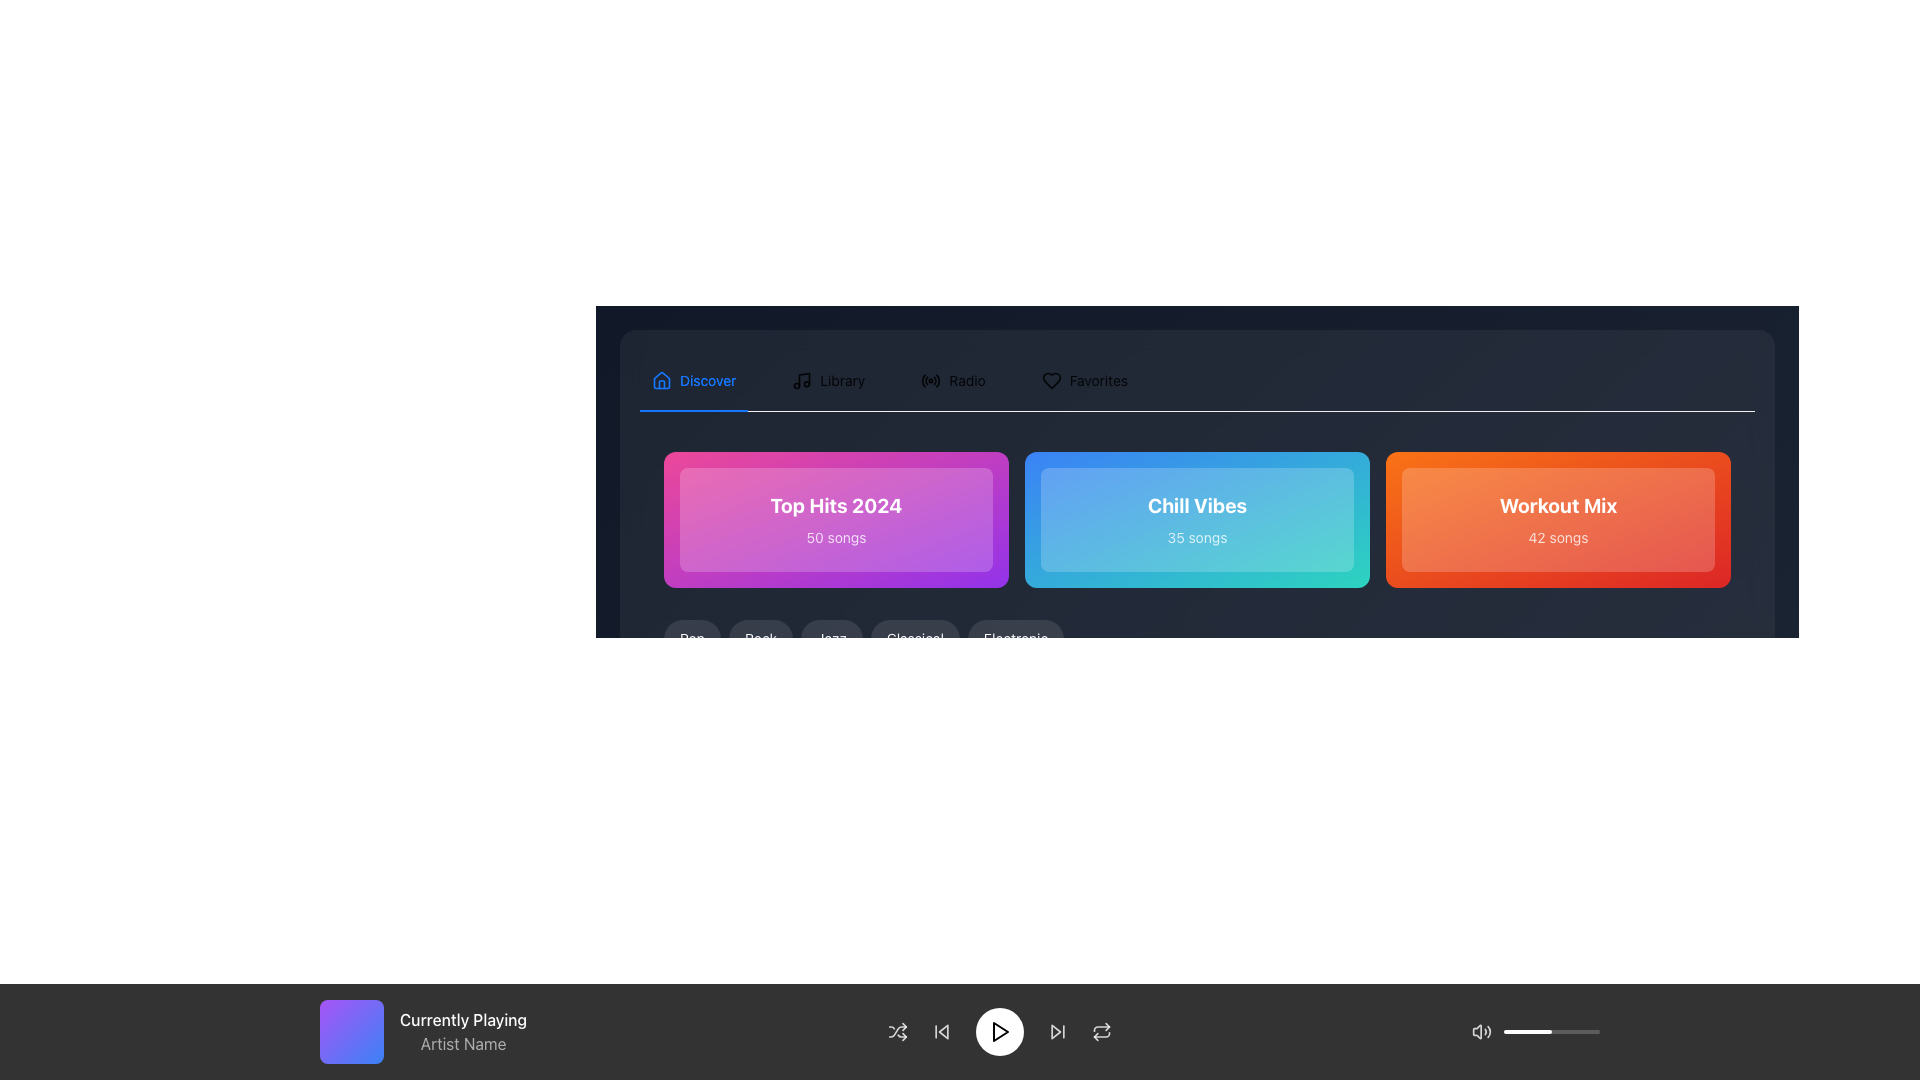 This screenshot has height=1080, width=1920. Describe the element at coordinates (760, 639) in the screenshot. I see `the 'Rock' genre button, which is the second button in a horizontal list of five buttons including 'Pop', 'Rock', 'Jazz', 'Classical', and 'Electronic'` at that location.